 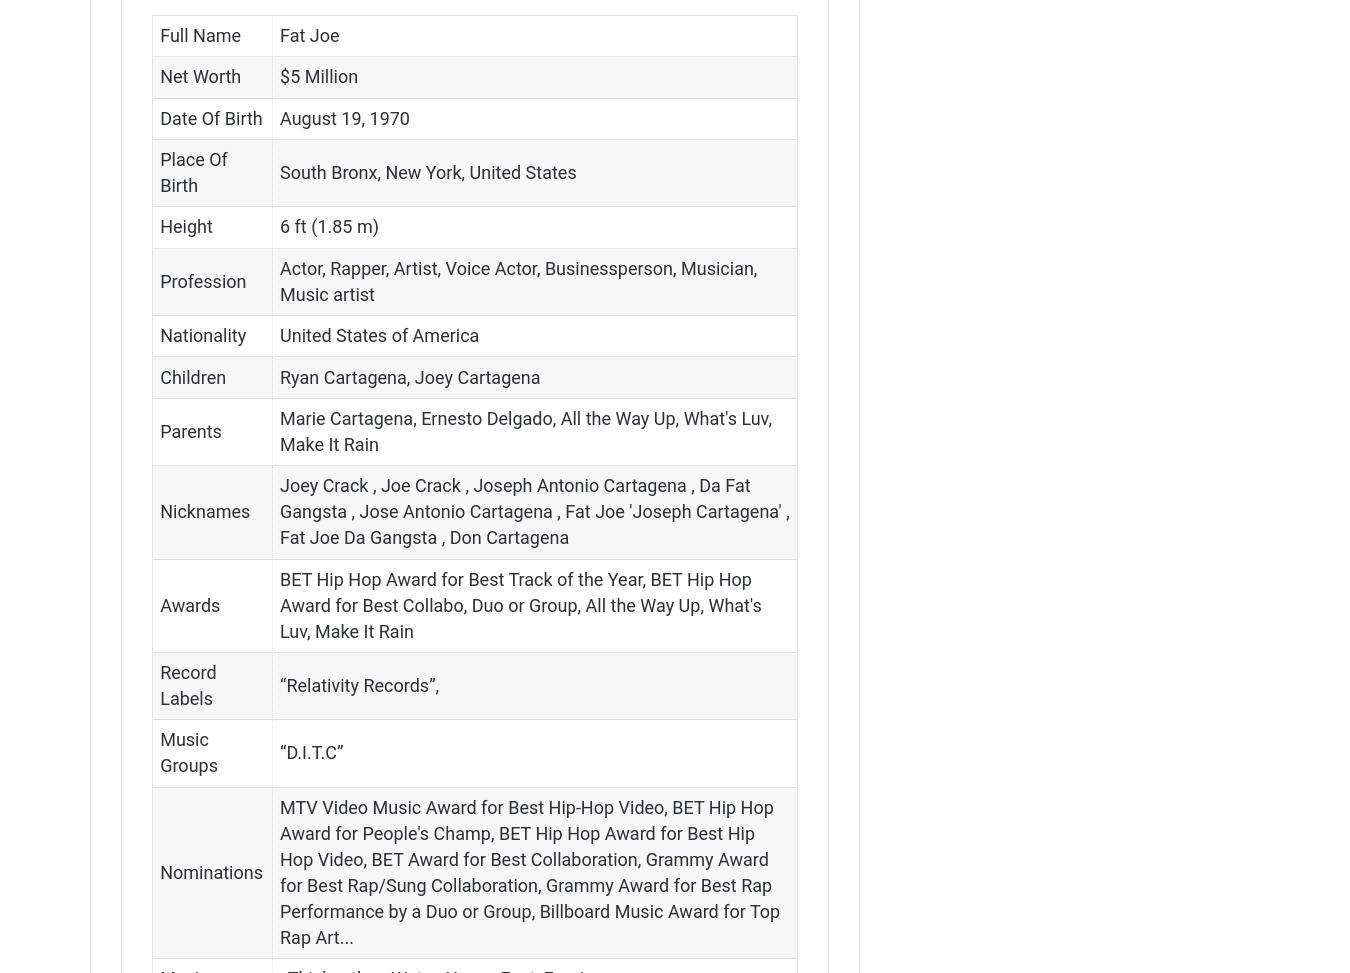 I want to click on 'South Bronx, New York, United States', so click(x=427, y=172).